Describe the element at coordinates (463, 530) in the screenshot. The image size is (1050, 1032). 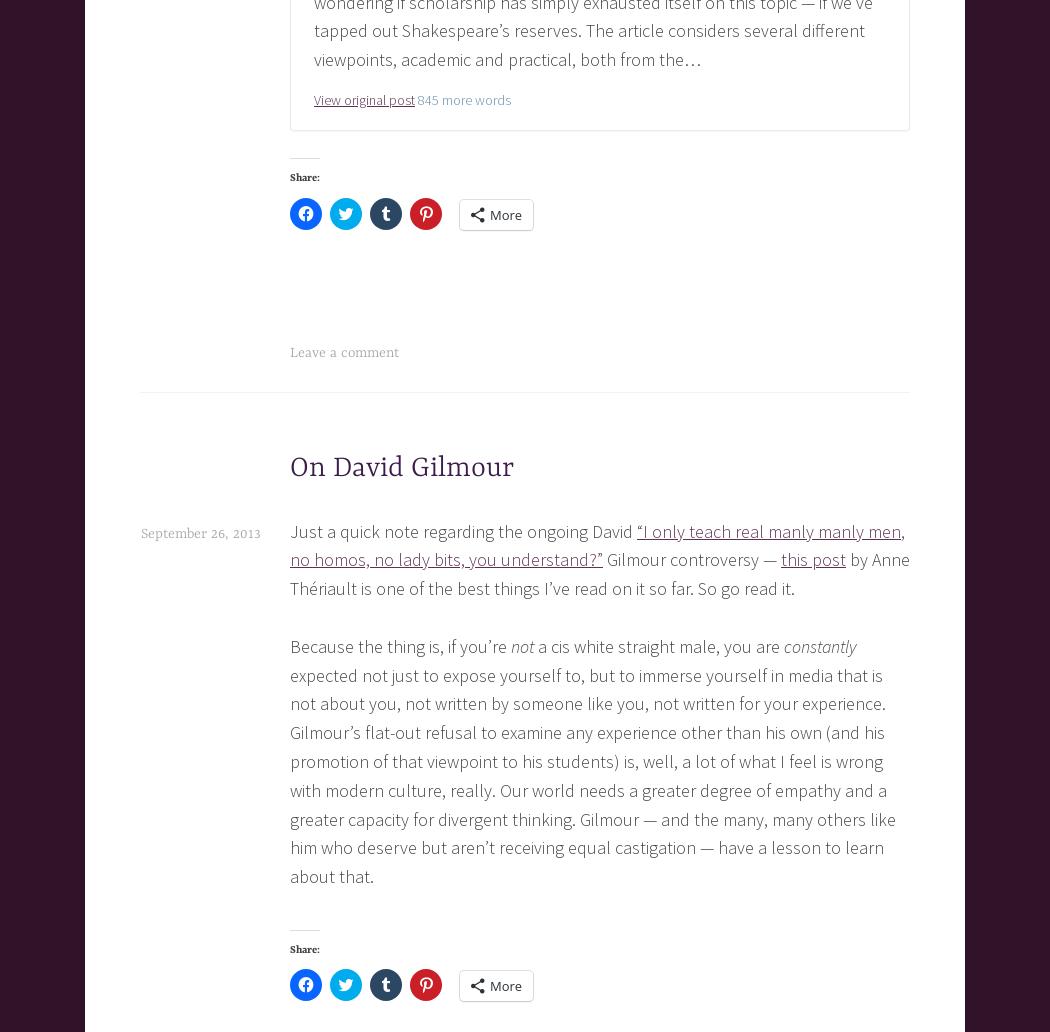
I see `'Just a quick note regarding the ongoing David'` at that location.